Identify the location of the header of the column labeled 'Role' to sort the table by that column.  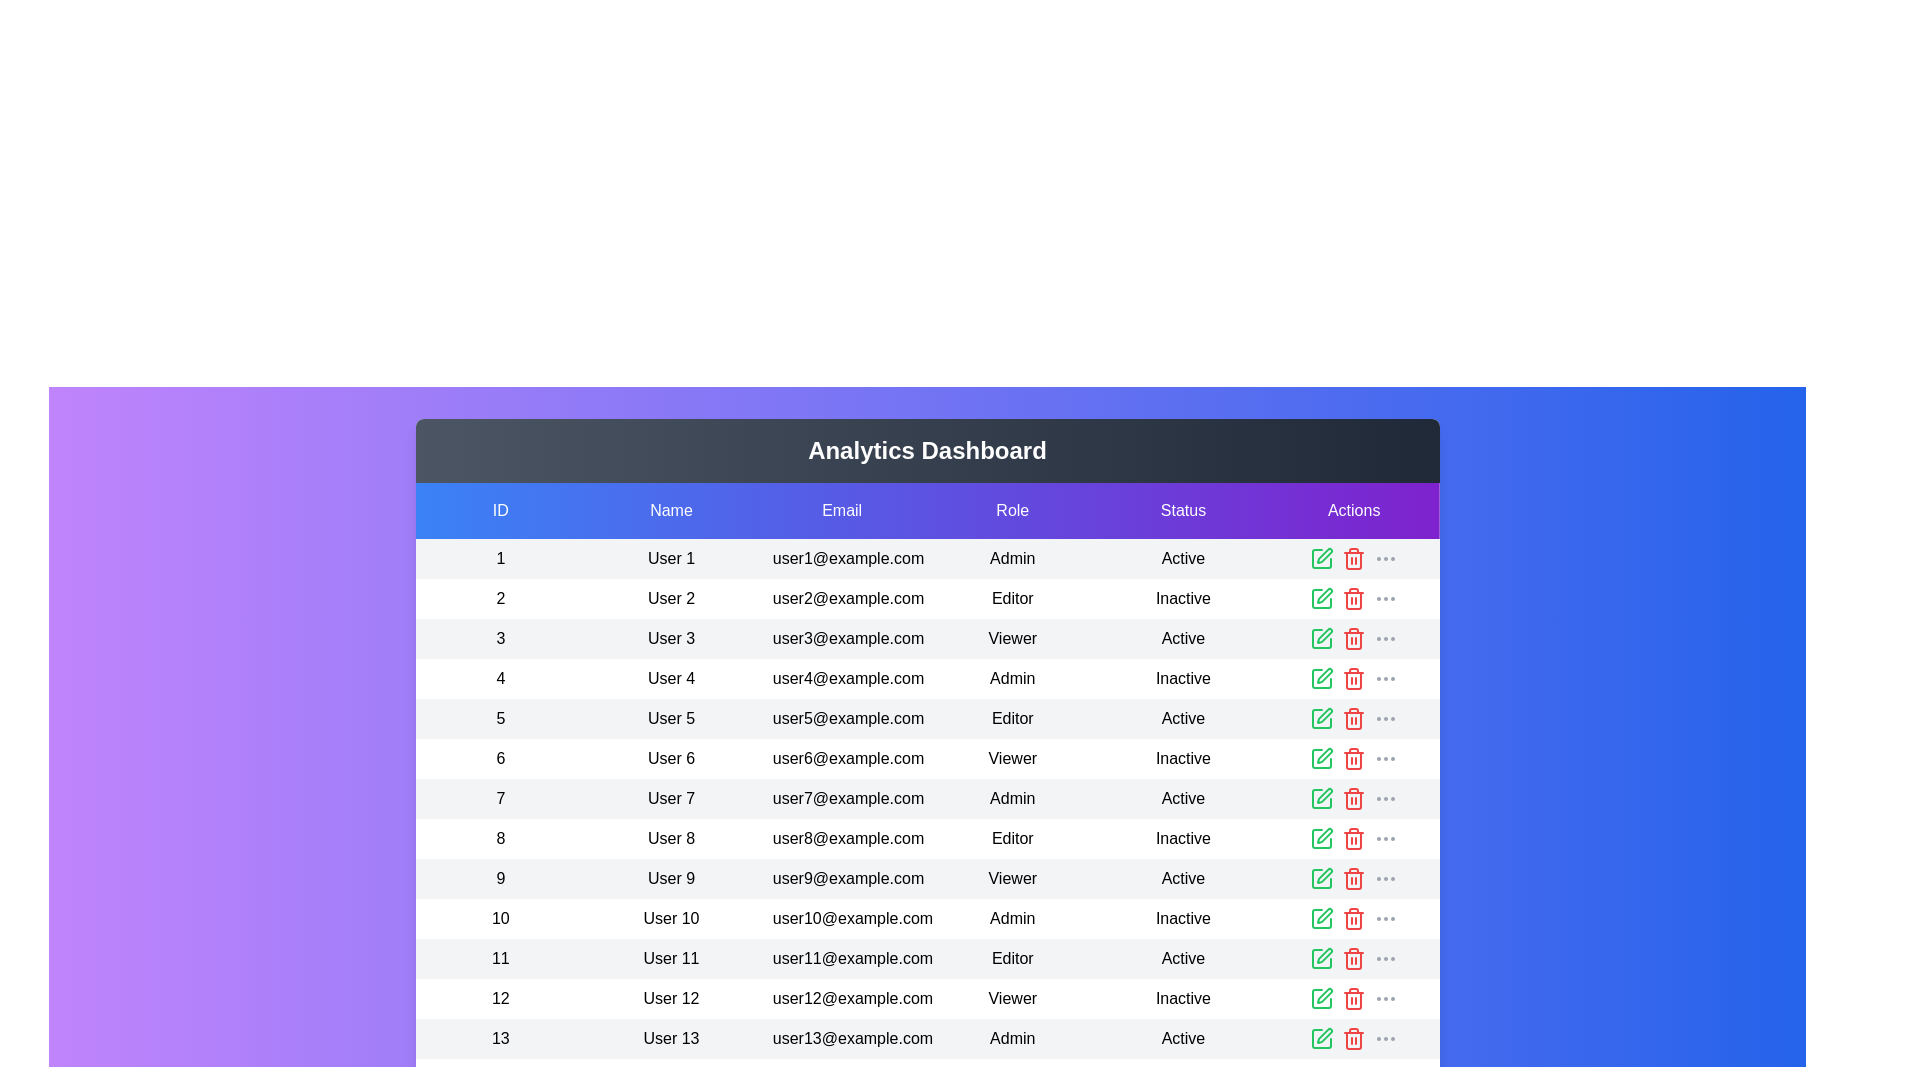
(1012, 509).